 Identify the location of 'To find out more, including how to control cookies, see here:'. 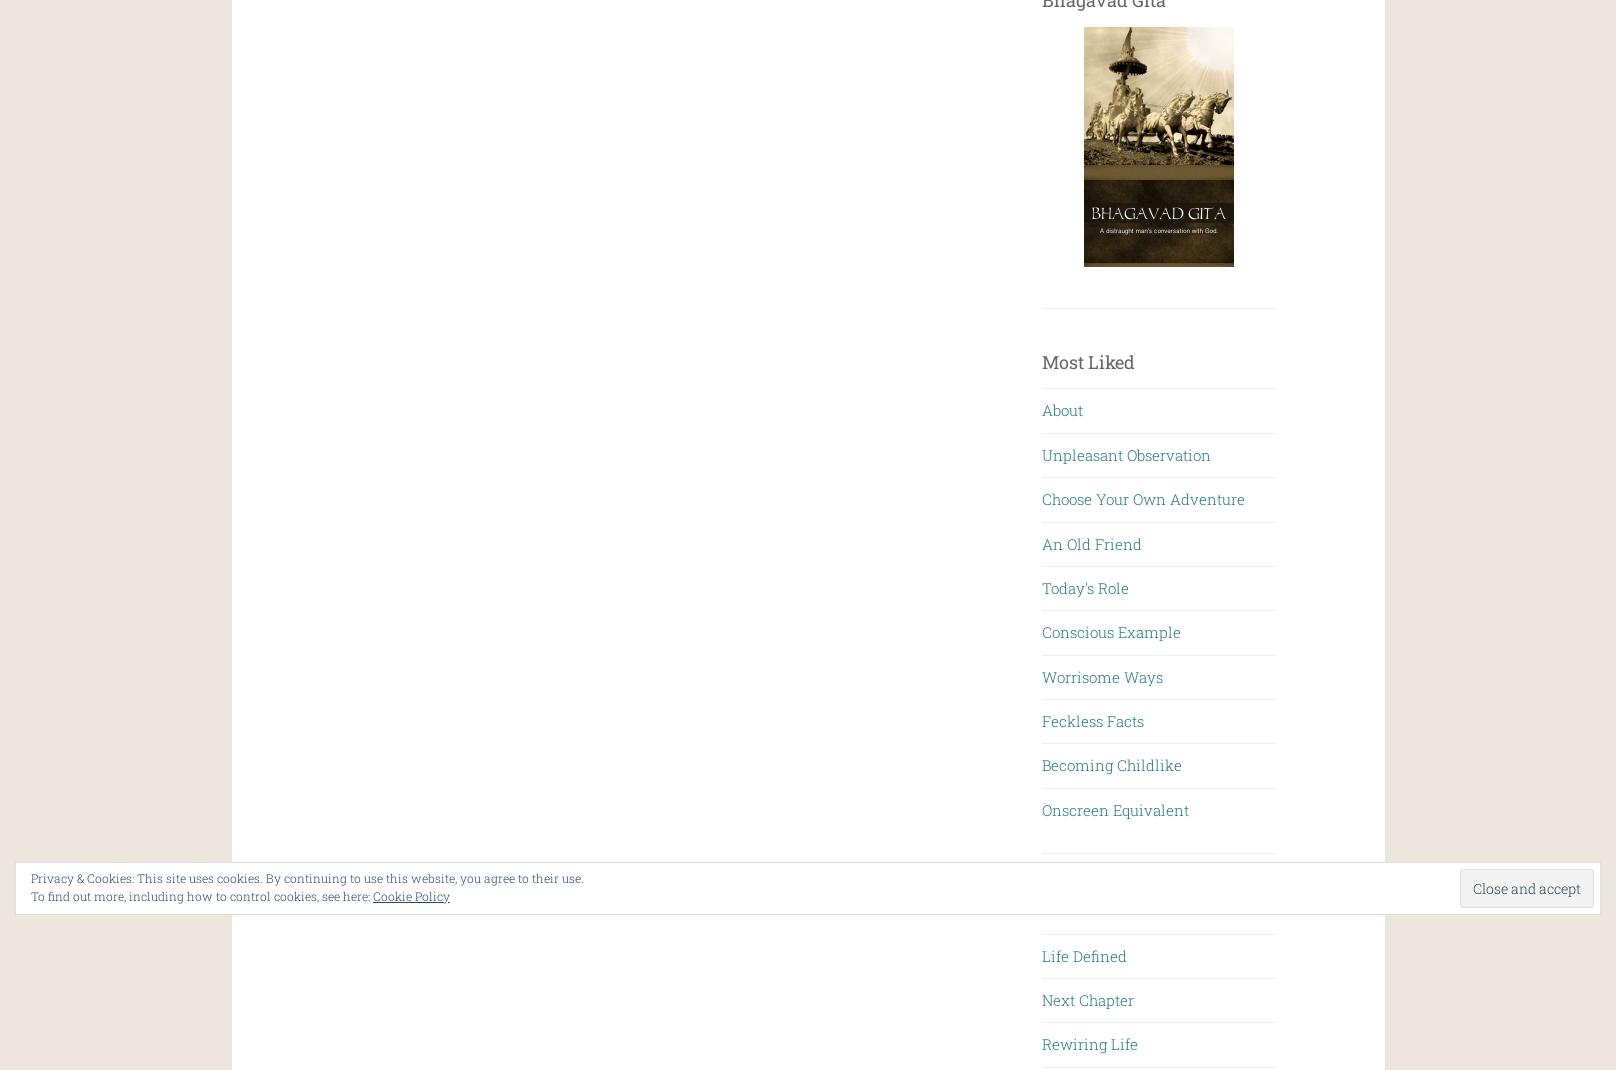
(31, 895).